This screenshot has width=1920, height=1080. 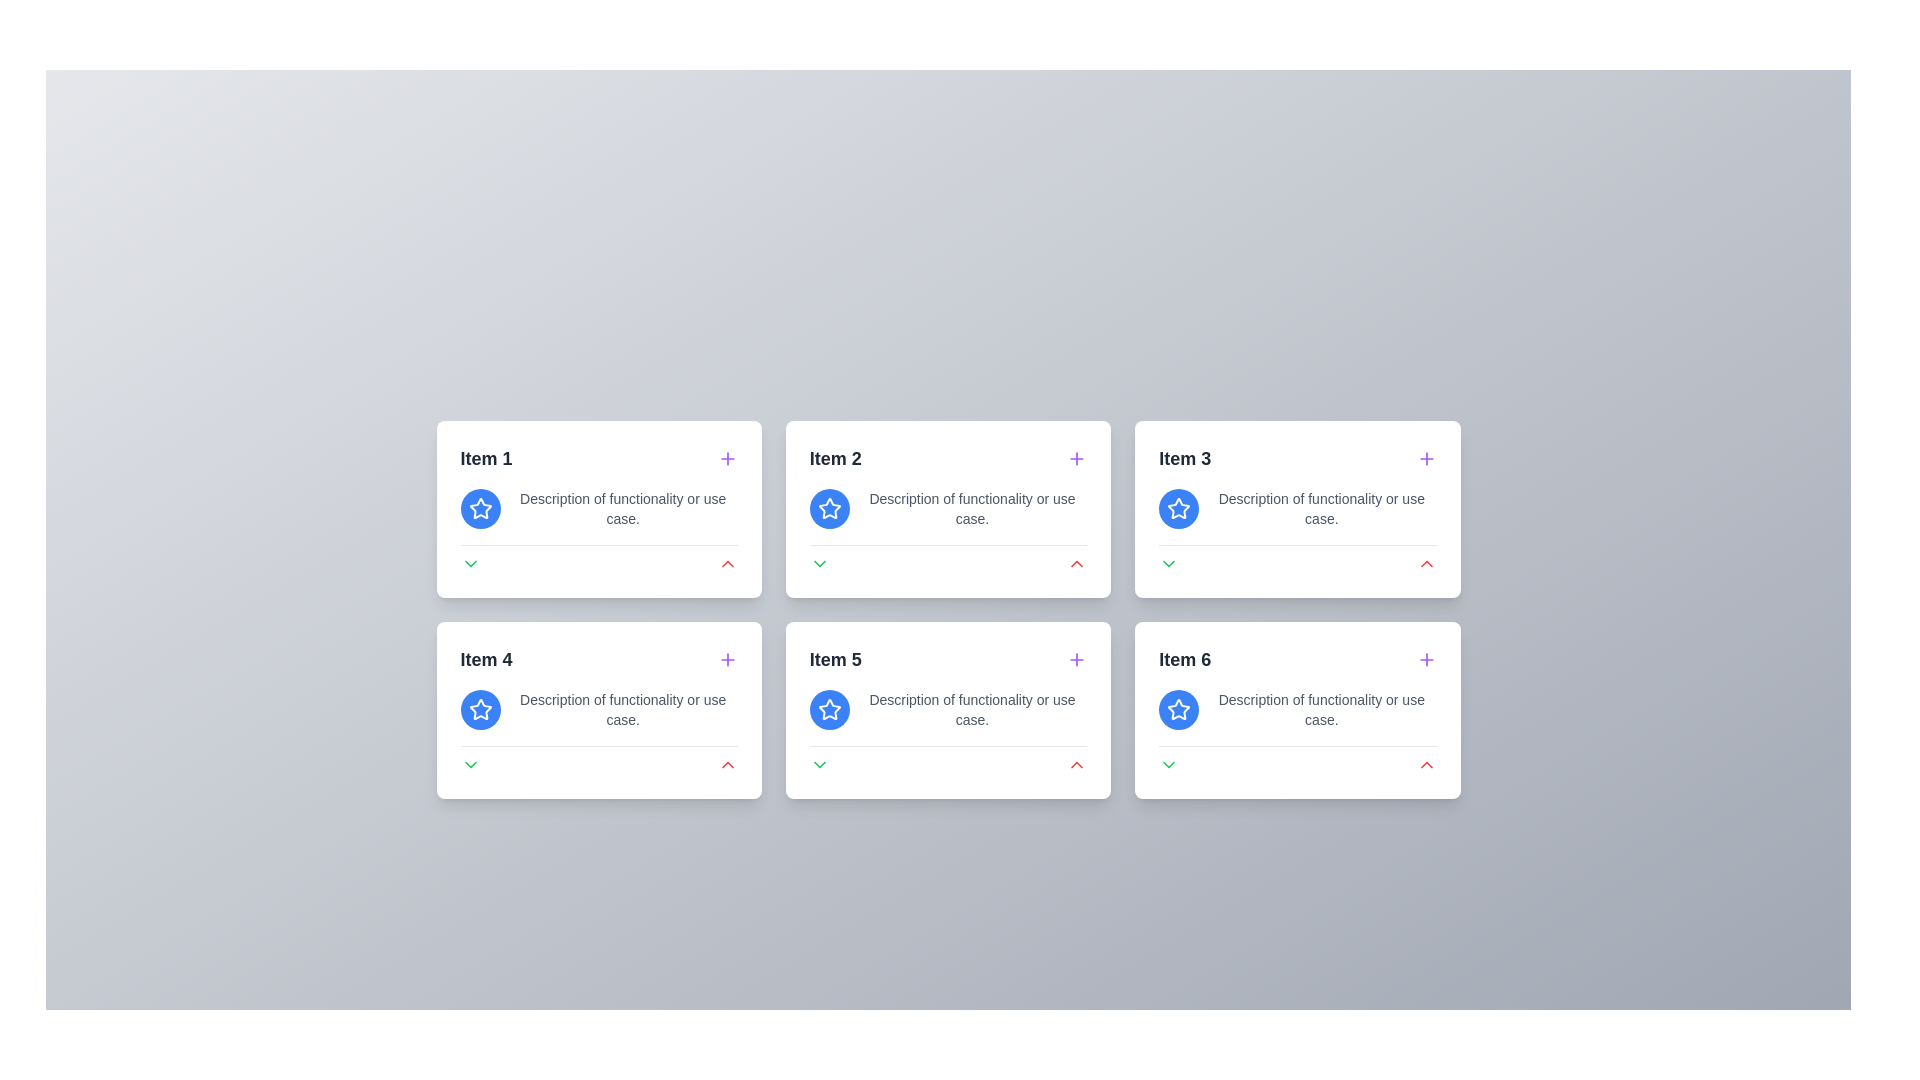 I want to click on the small upward-pointing red chevron button located in the bottom section of the card labeled 'Item 3', so click(x=1425, y=563).